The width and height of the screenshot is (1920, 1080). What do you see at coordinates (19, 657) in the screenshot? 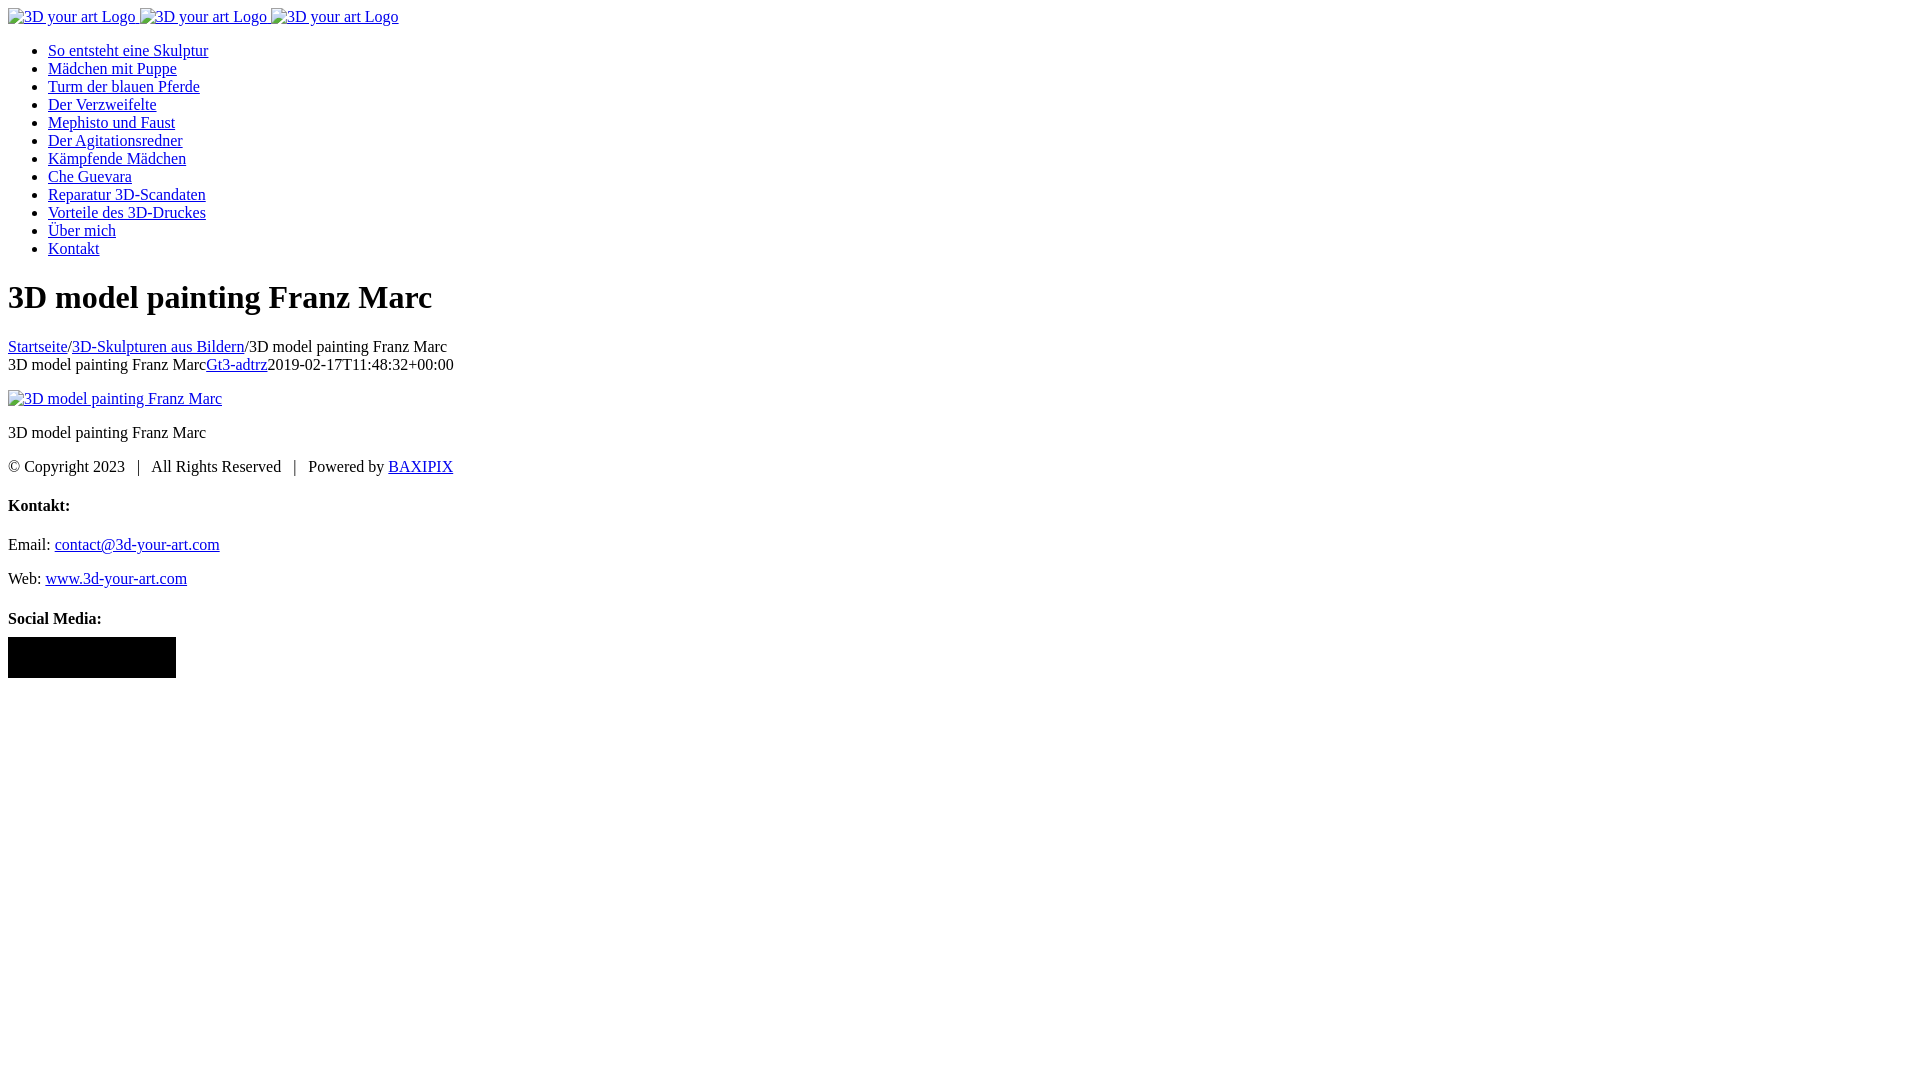
I see `'Facebook'` at bounding box center [19, 657].